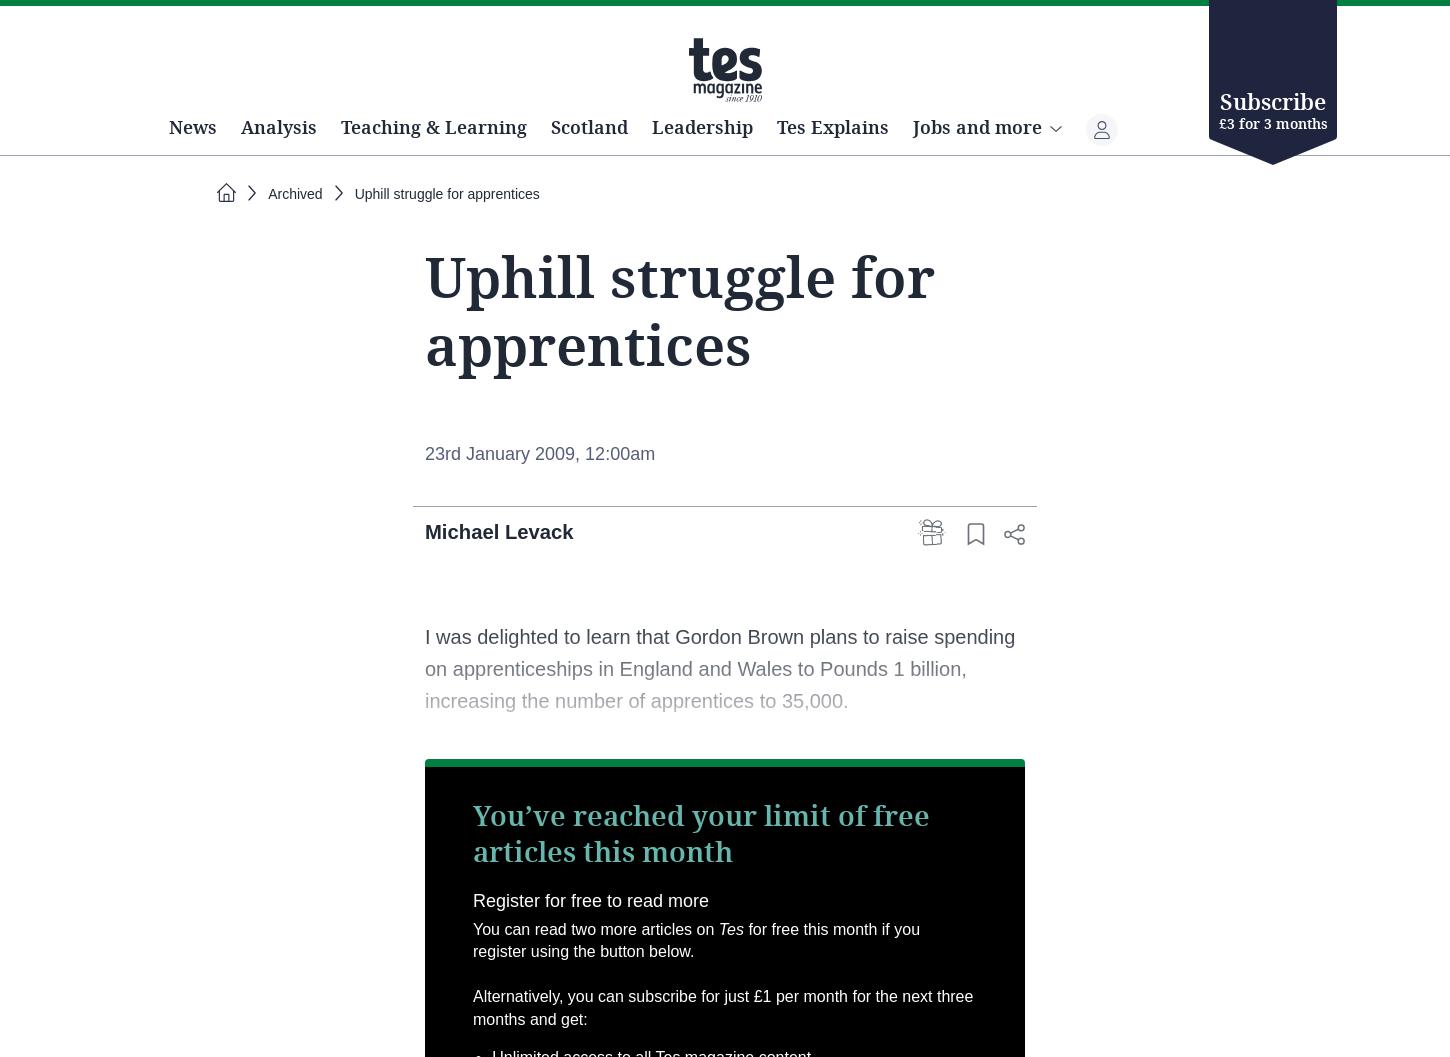 This screenshot has height=1057, width=1450. Describe the element at coordinates (669, 197) in the screenshot. I see `'Scotland'` at that location.